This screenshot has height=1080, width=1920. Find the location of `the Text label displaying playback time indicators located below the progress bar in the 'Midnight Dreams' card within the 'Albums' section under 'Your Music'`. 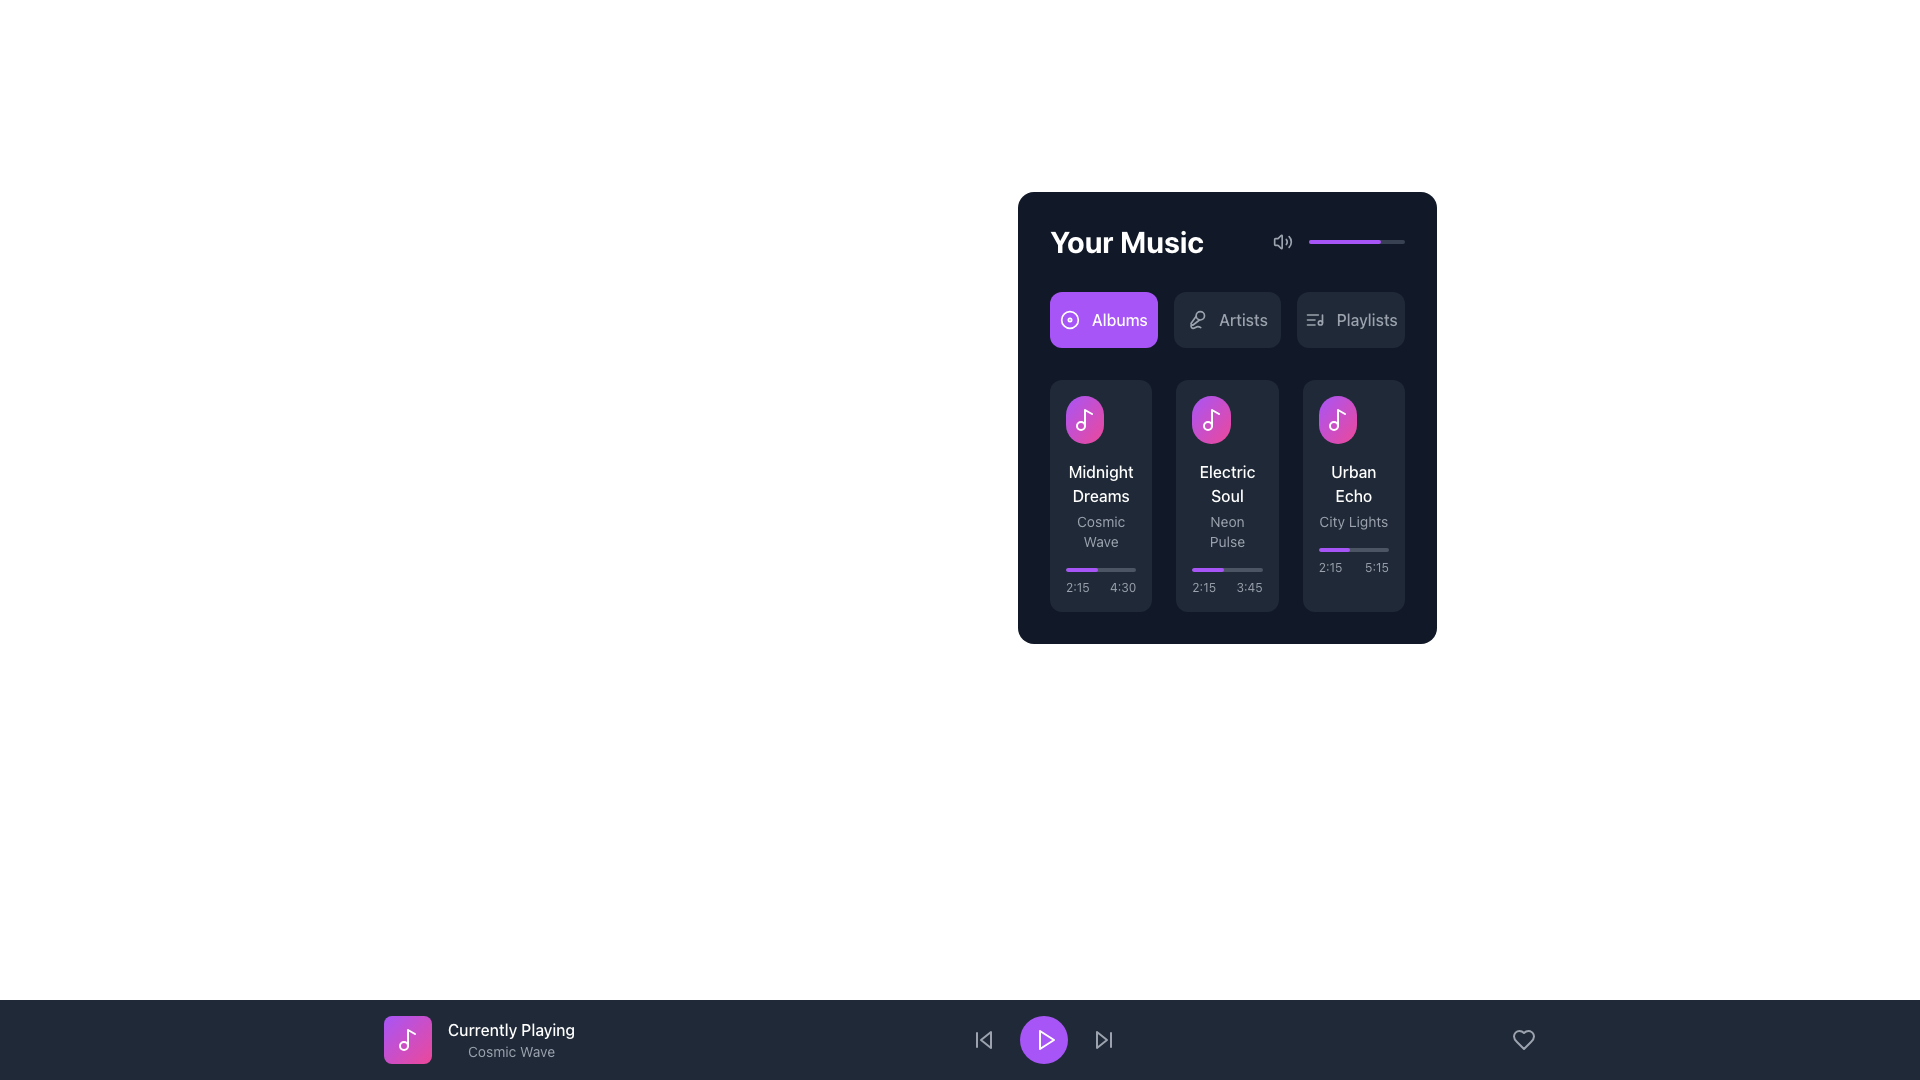

the Text label displaying playback time indicators located below the progress bar in the 'Midnight Dreams' card within the 'Albums' section under 'Your Music' is located at coordinates (1100, 586).